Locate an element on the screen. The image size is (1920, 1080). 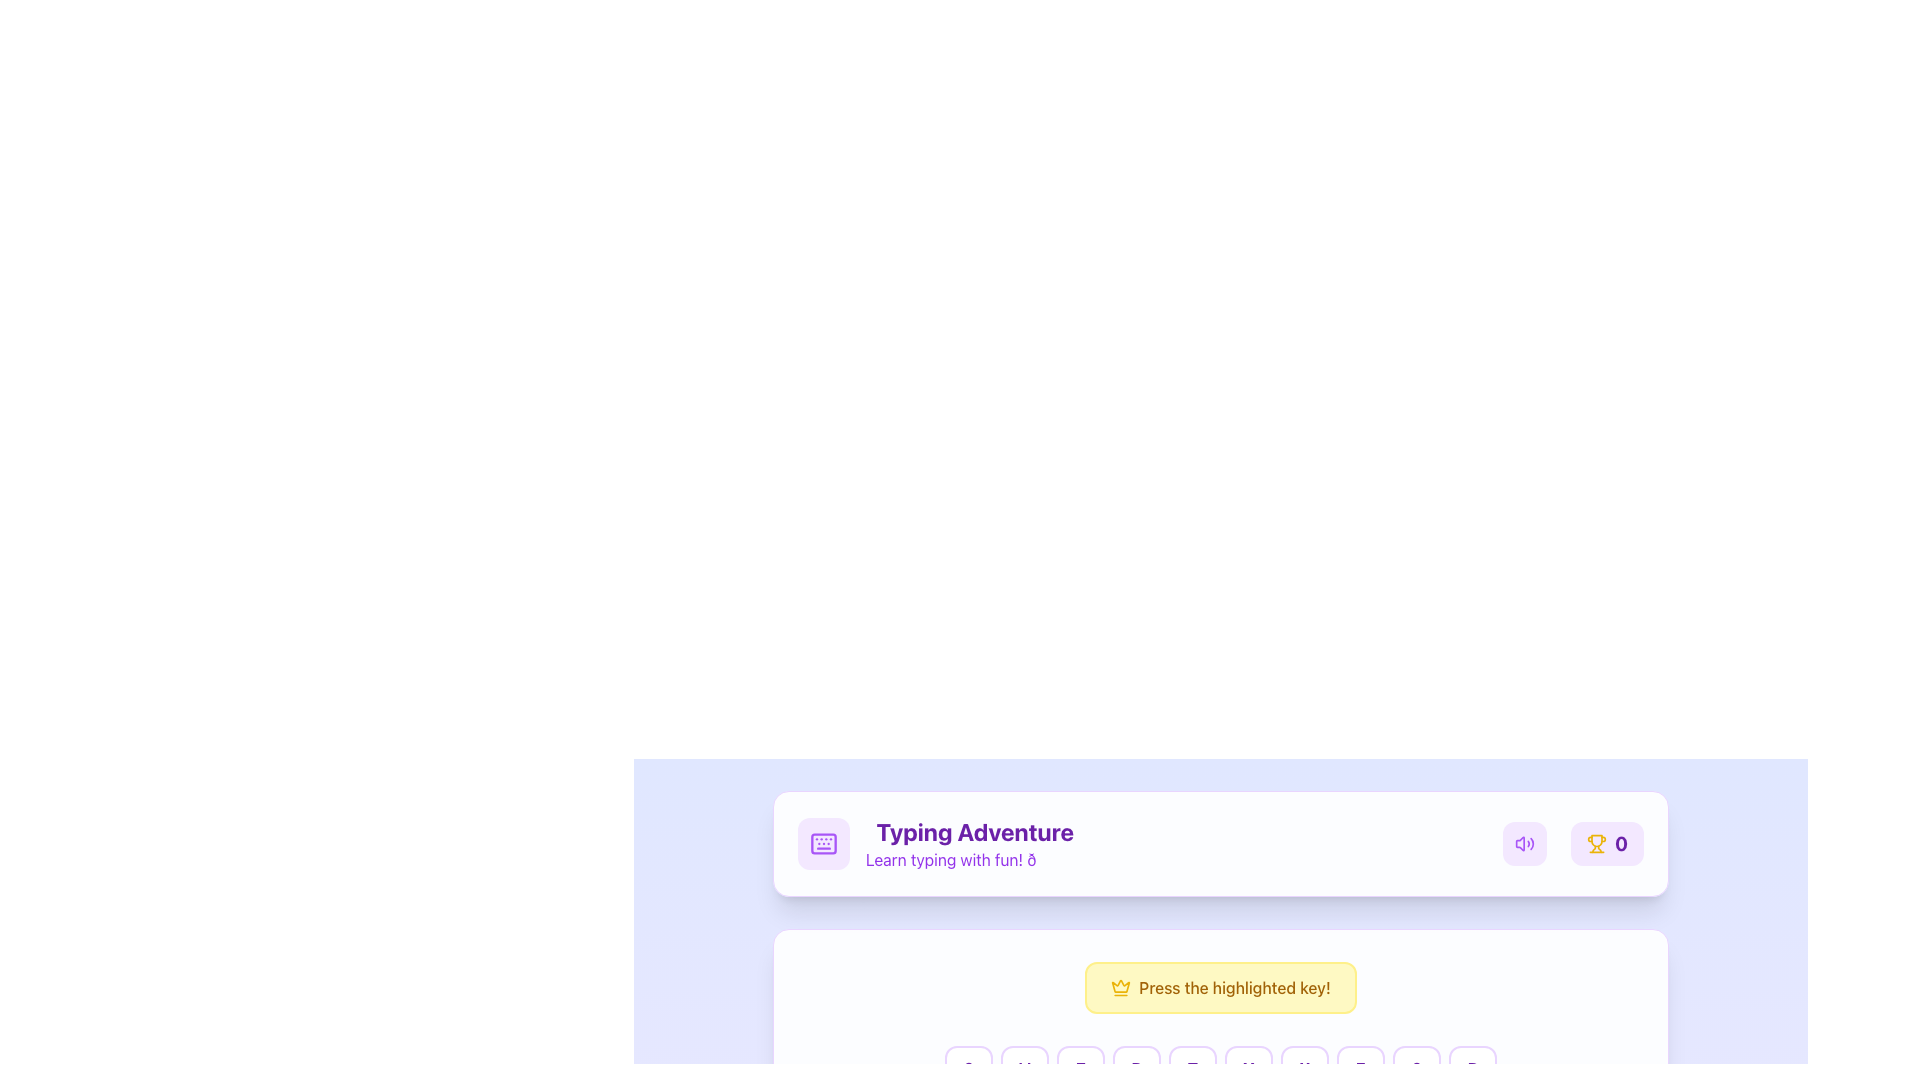
the Text Label styled in purple with the phrase 'Learn typing with fun! 🌟', located below the heading 'Typing Adventure' is located at coordinates (975, 859).